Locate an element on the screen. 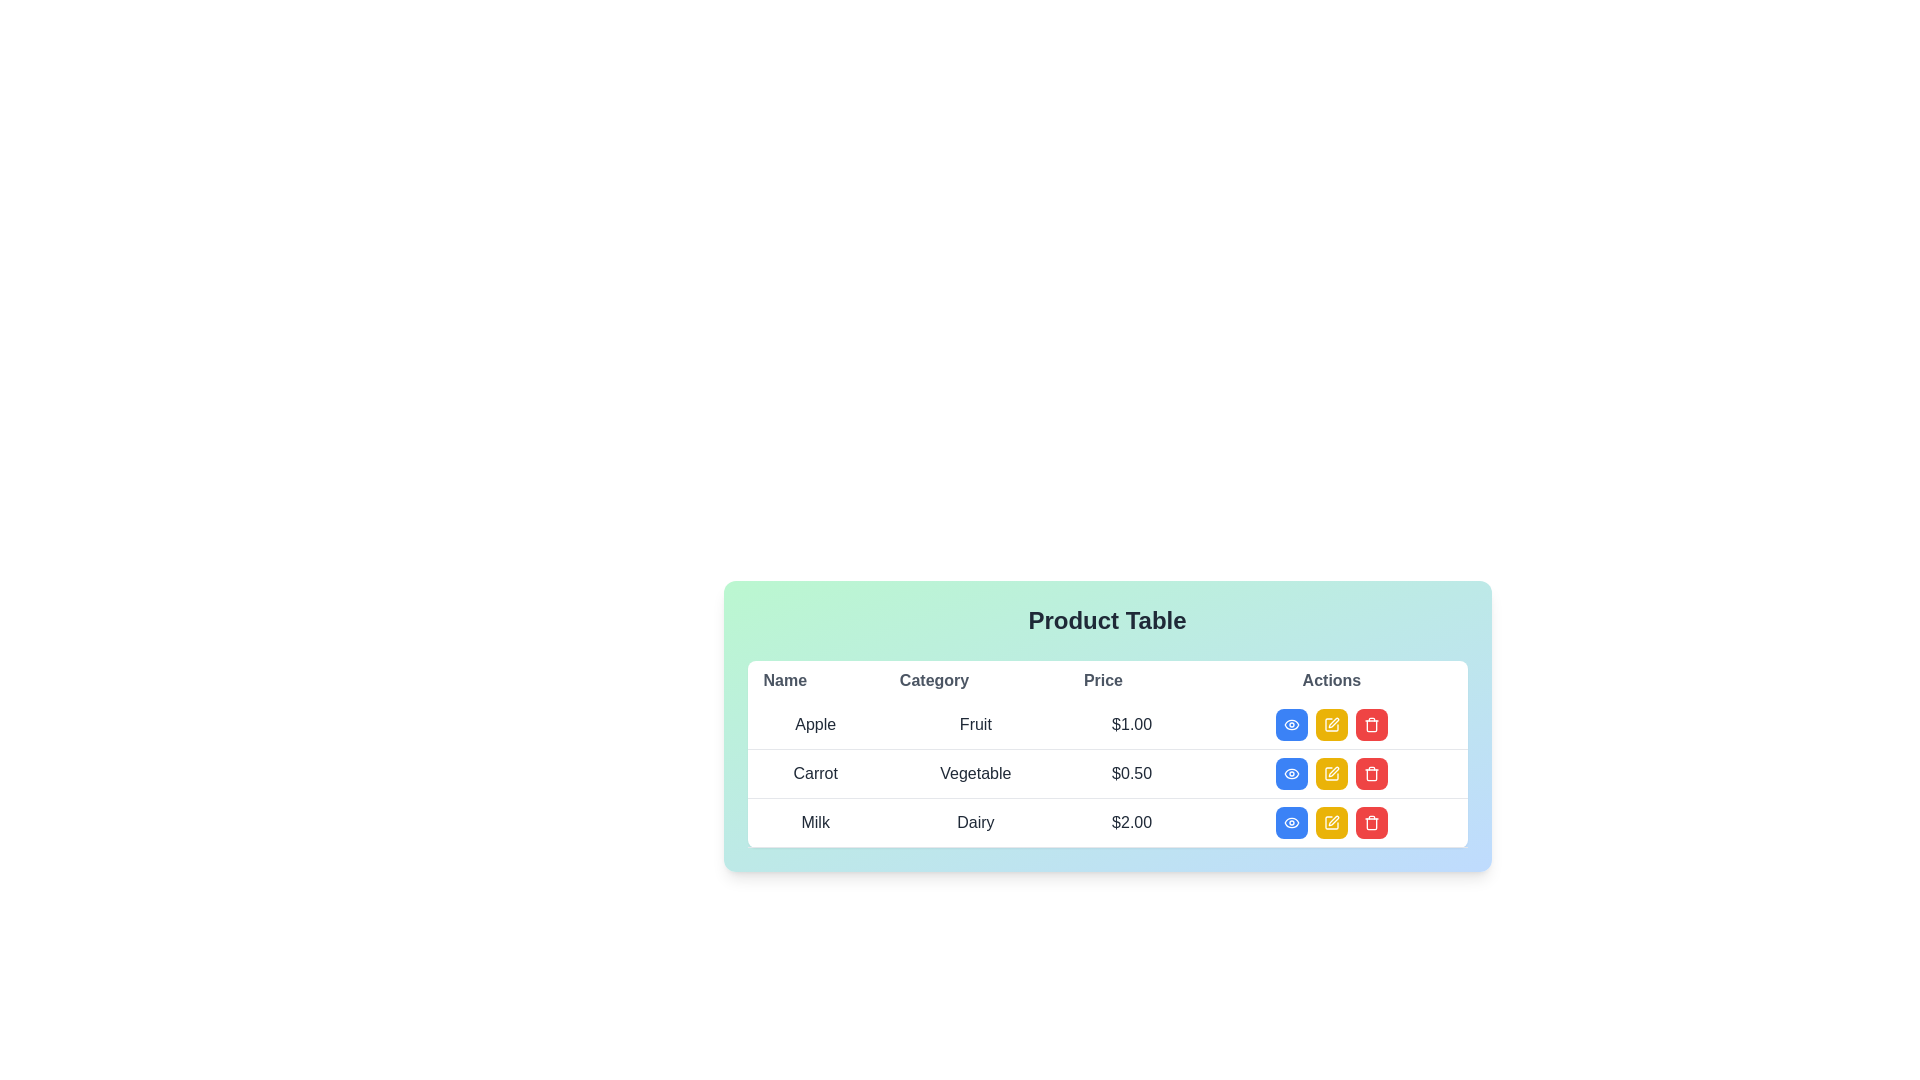 This screenshot has height=1080, width=1920. the Text Display element displaying the price value of '$2.00' located in the third row of the table under the 'Price' column is located at coordinates (1132, 822).